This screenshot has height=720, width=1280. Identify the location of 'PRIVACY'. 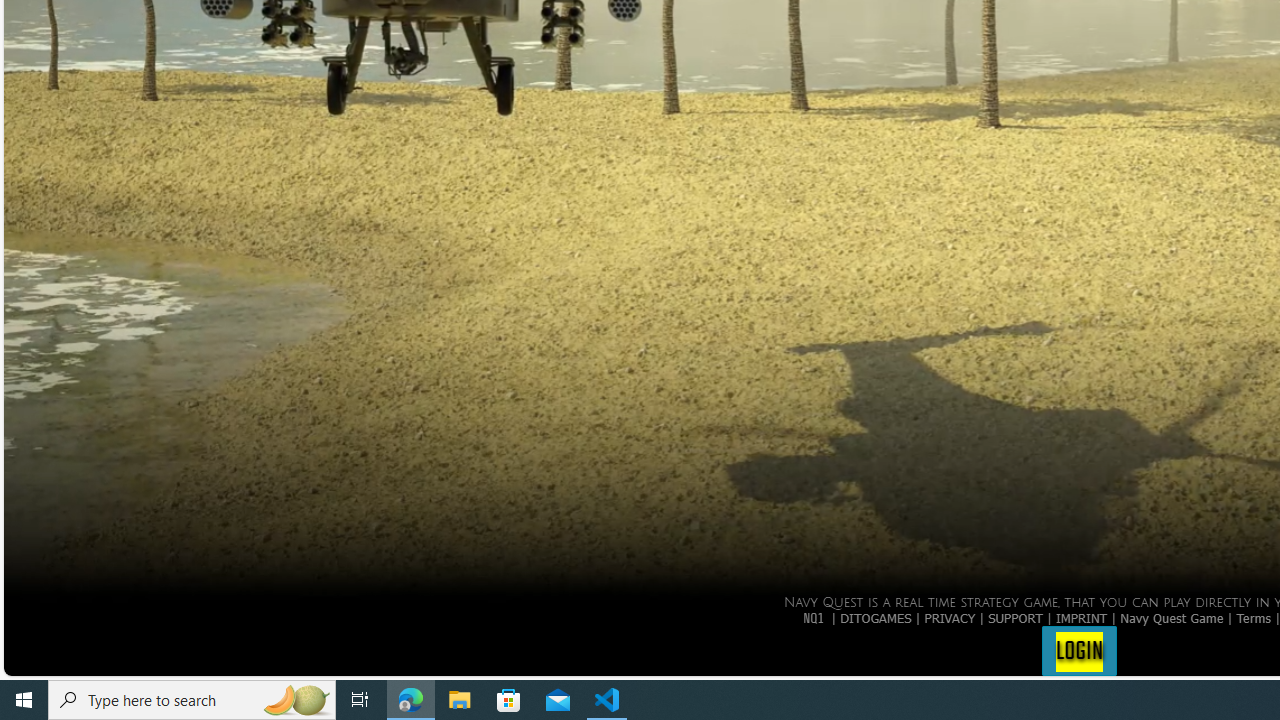
(948, 616).